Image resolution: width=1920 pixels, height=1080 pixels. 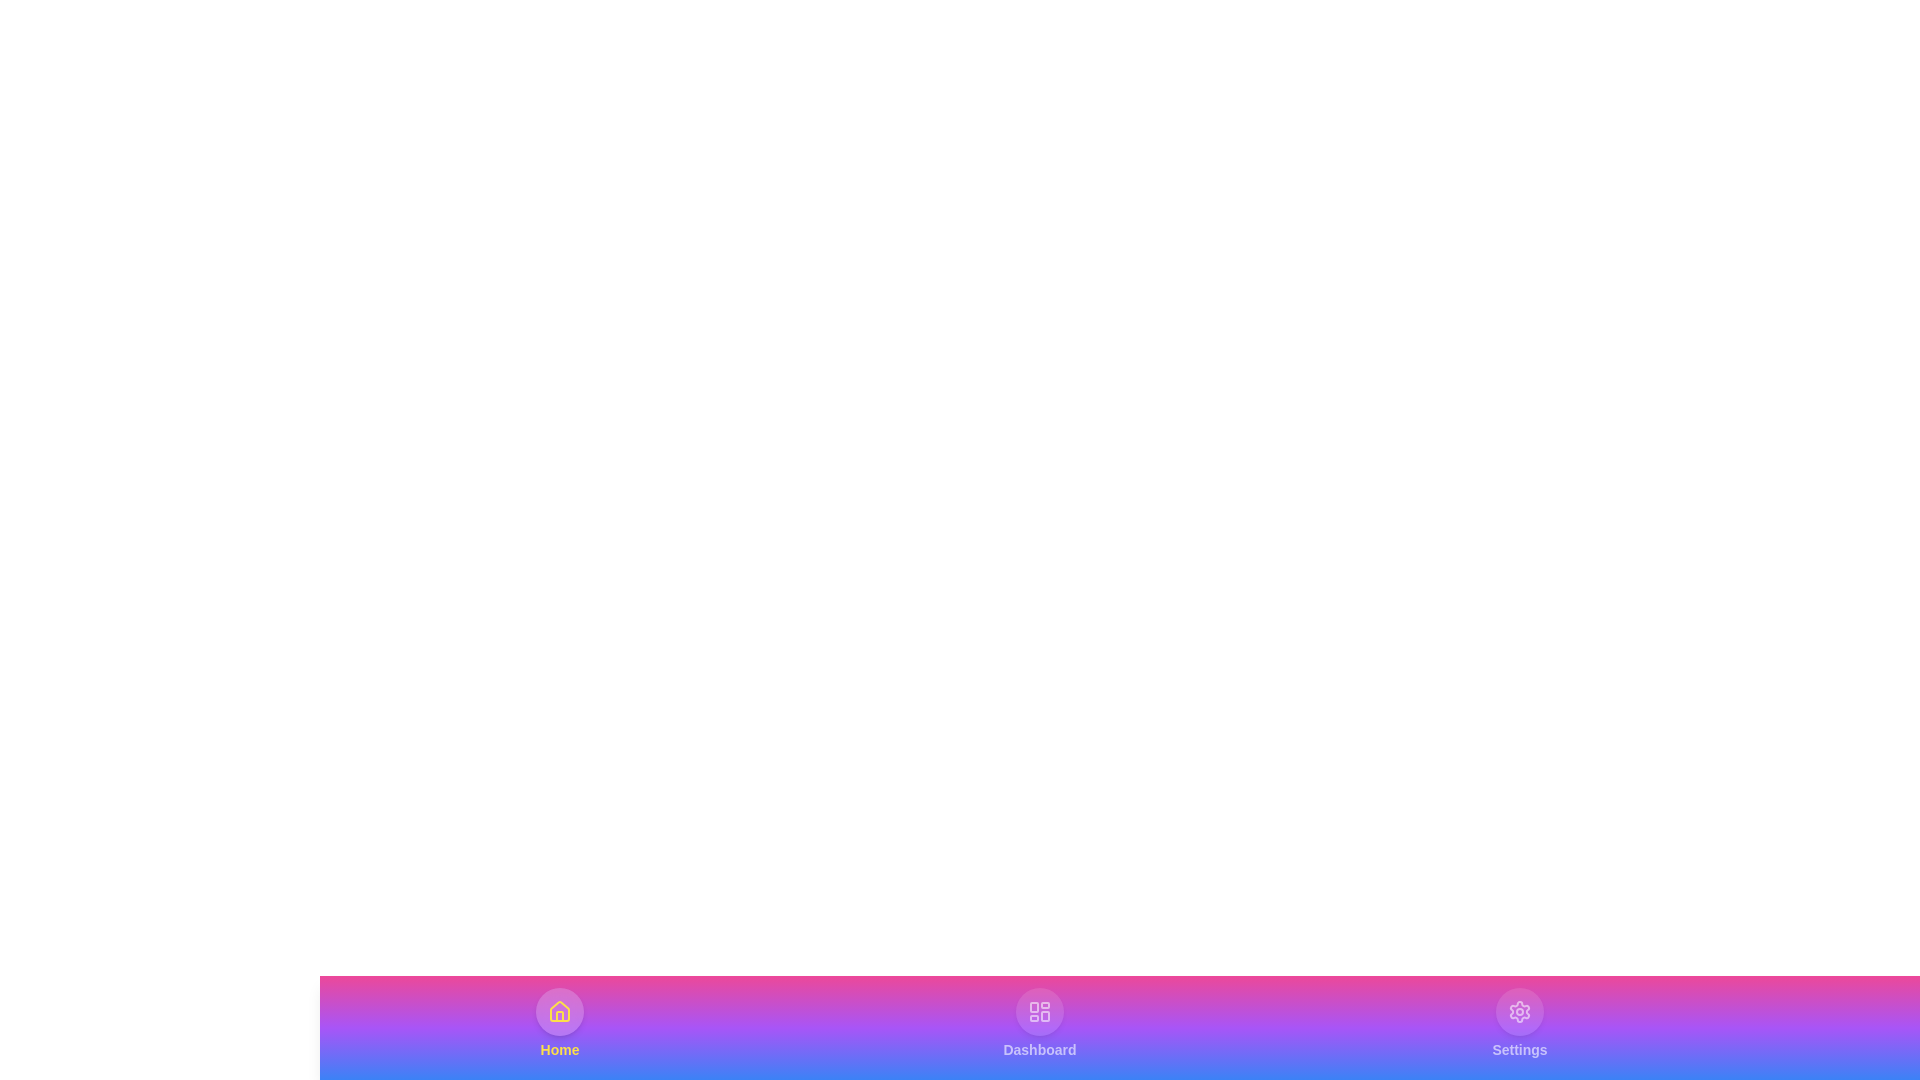 I want to click on the Settings button in the bottom navigation bar, so click(x=1520, y=1023).